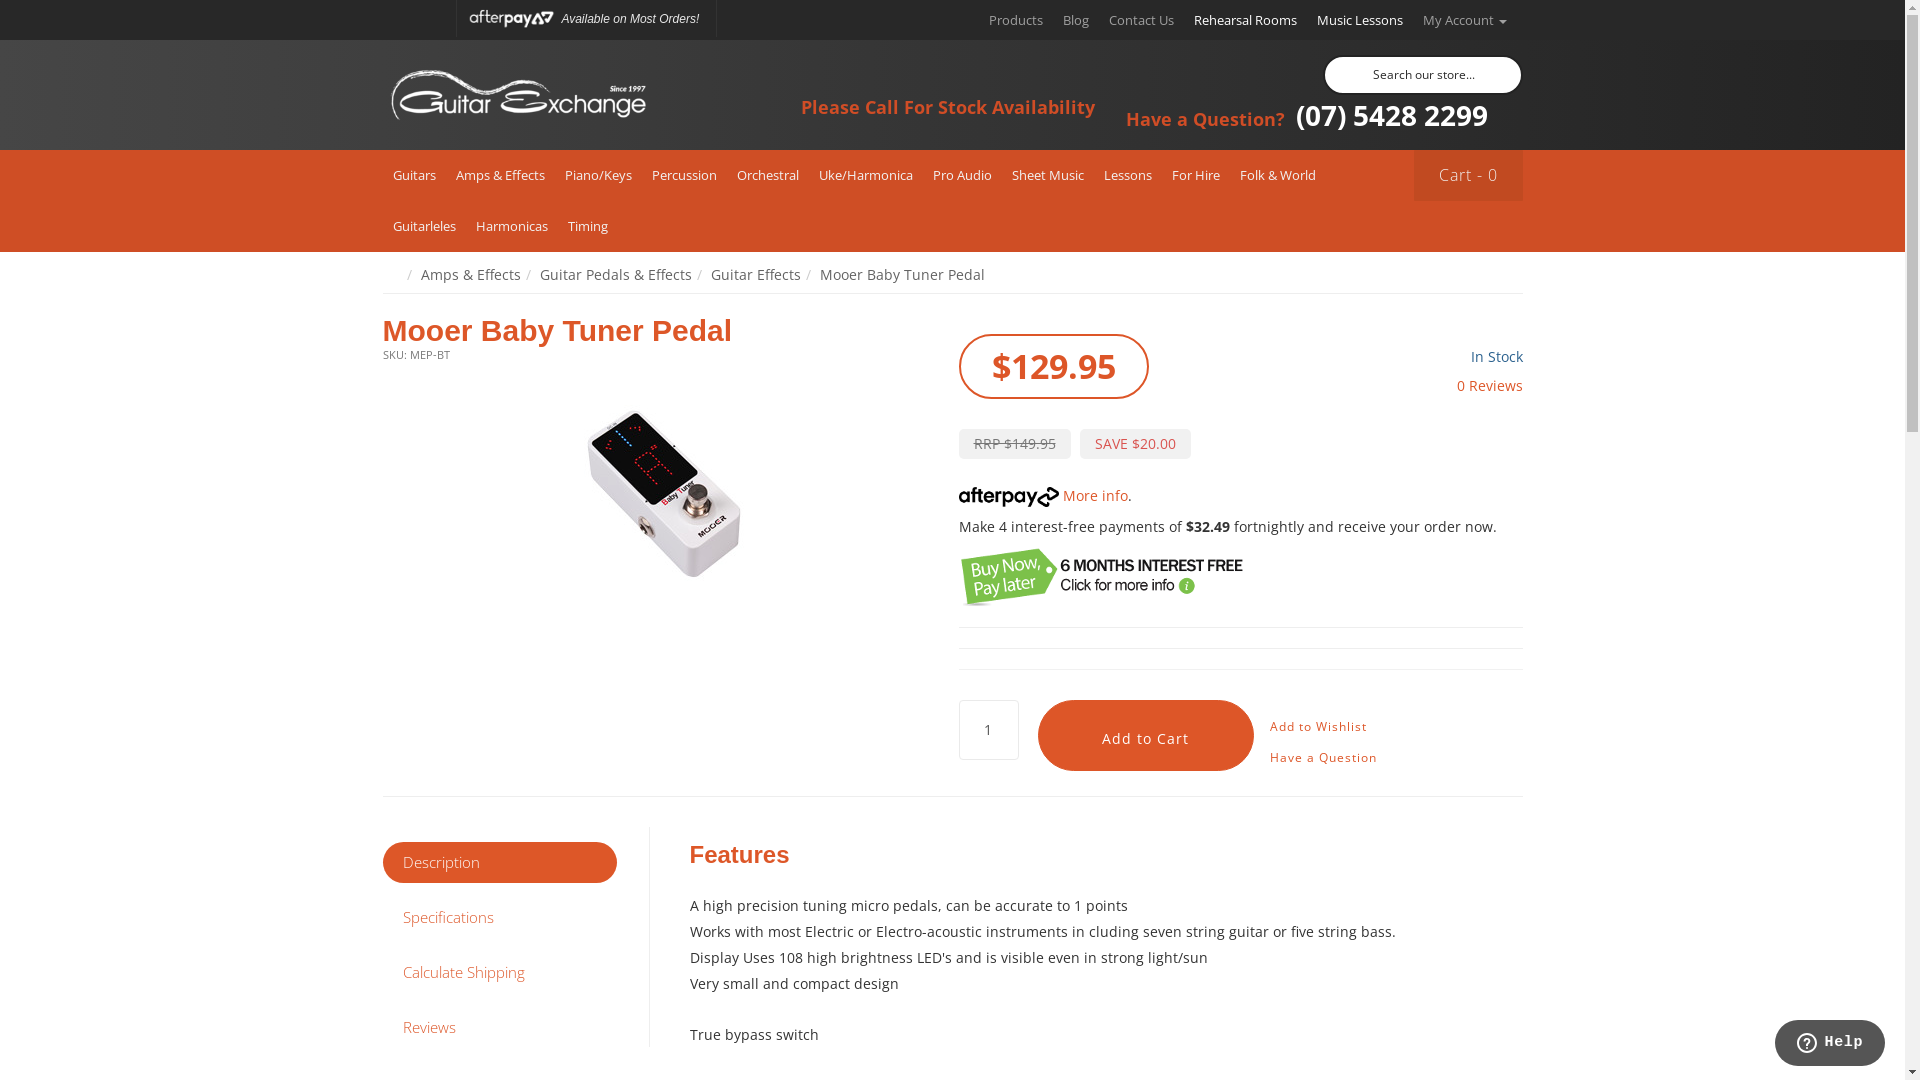  I want to click on 'Music Lessons', so click(1358, 19).